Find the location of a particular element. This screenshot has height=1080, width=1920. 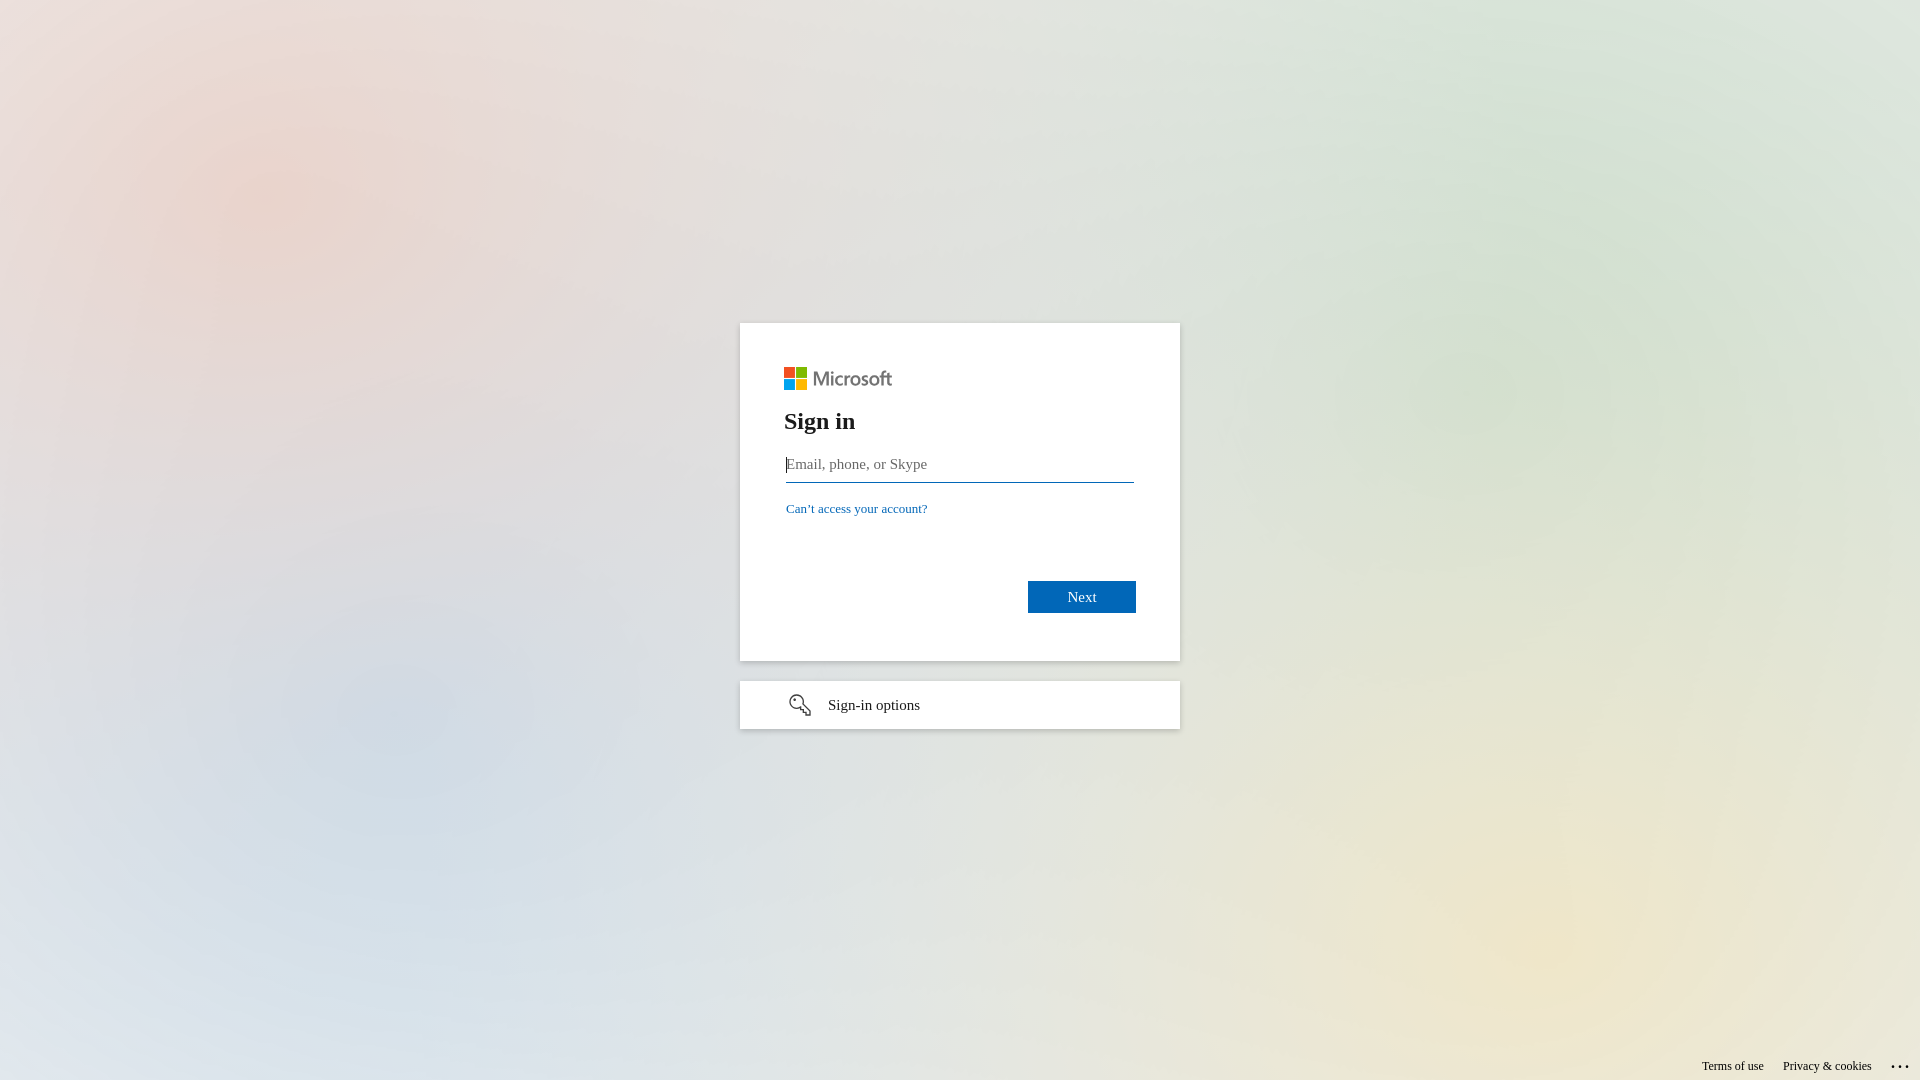

'Next' is located at coordinates (1080, 596).